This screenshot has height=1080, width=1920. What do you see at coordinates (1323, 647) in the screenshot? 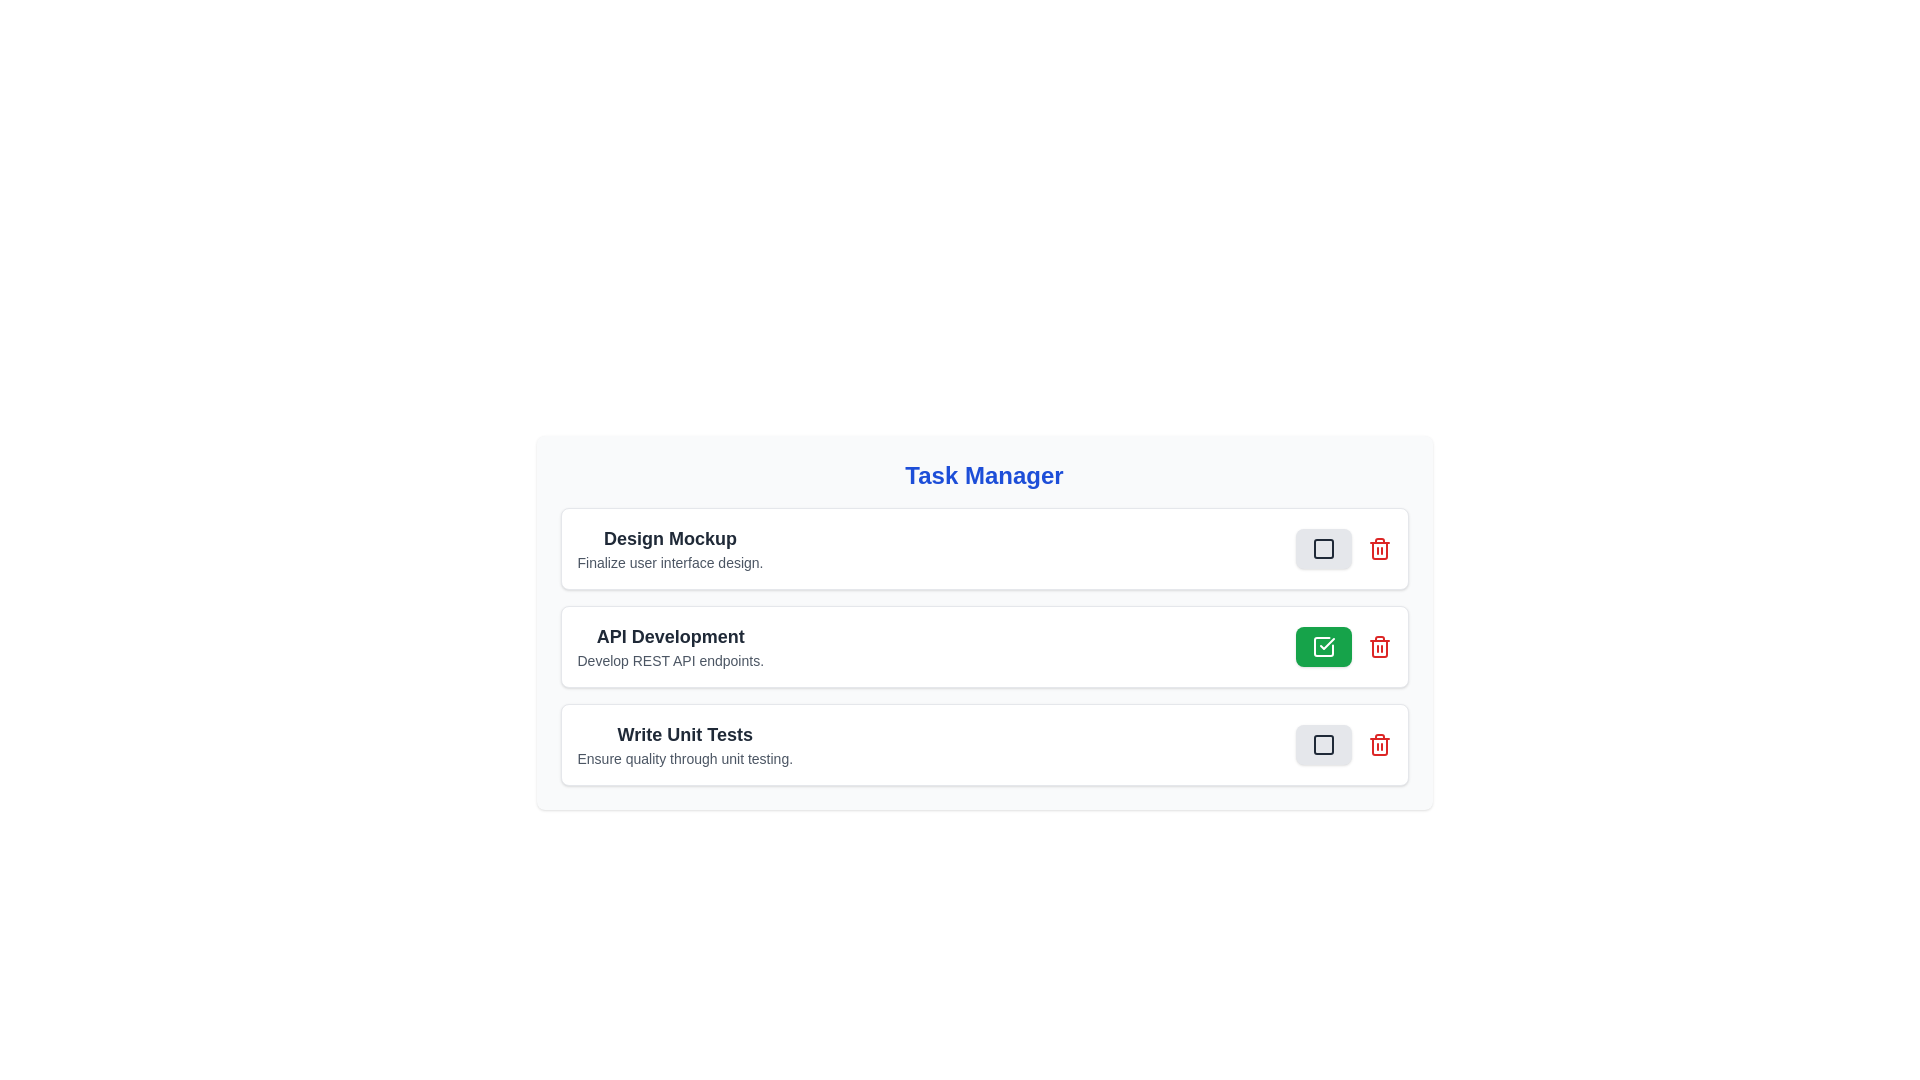
I see `the check indicator icon marking the 'API Development' task` at bounding box center [1323, 647].